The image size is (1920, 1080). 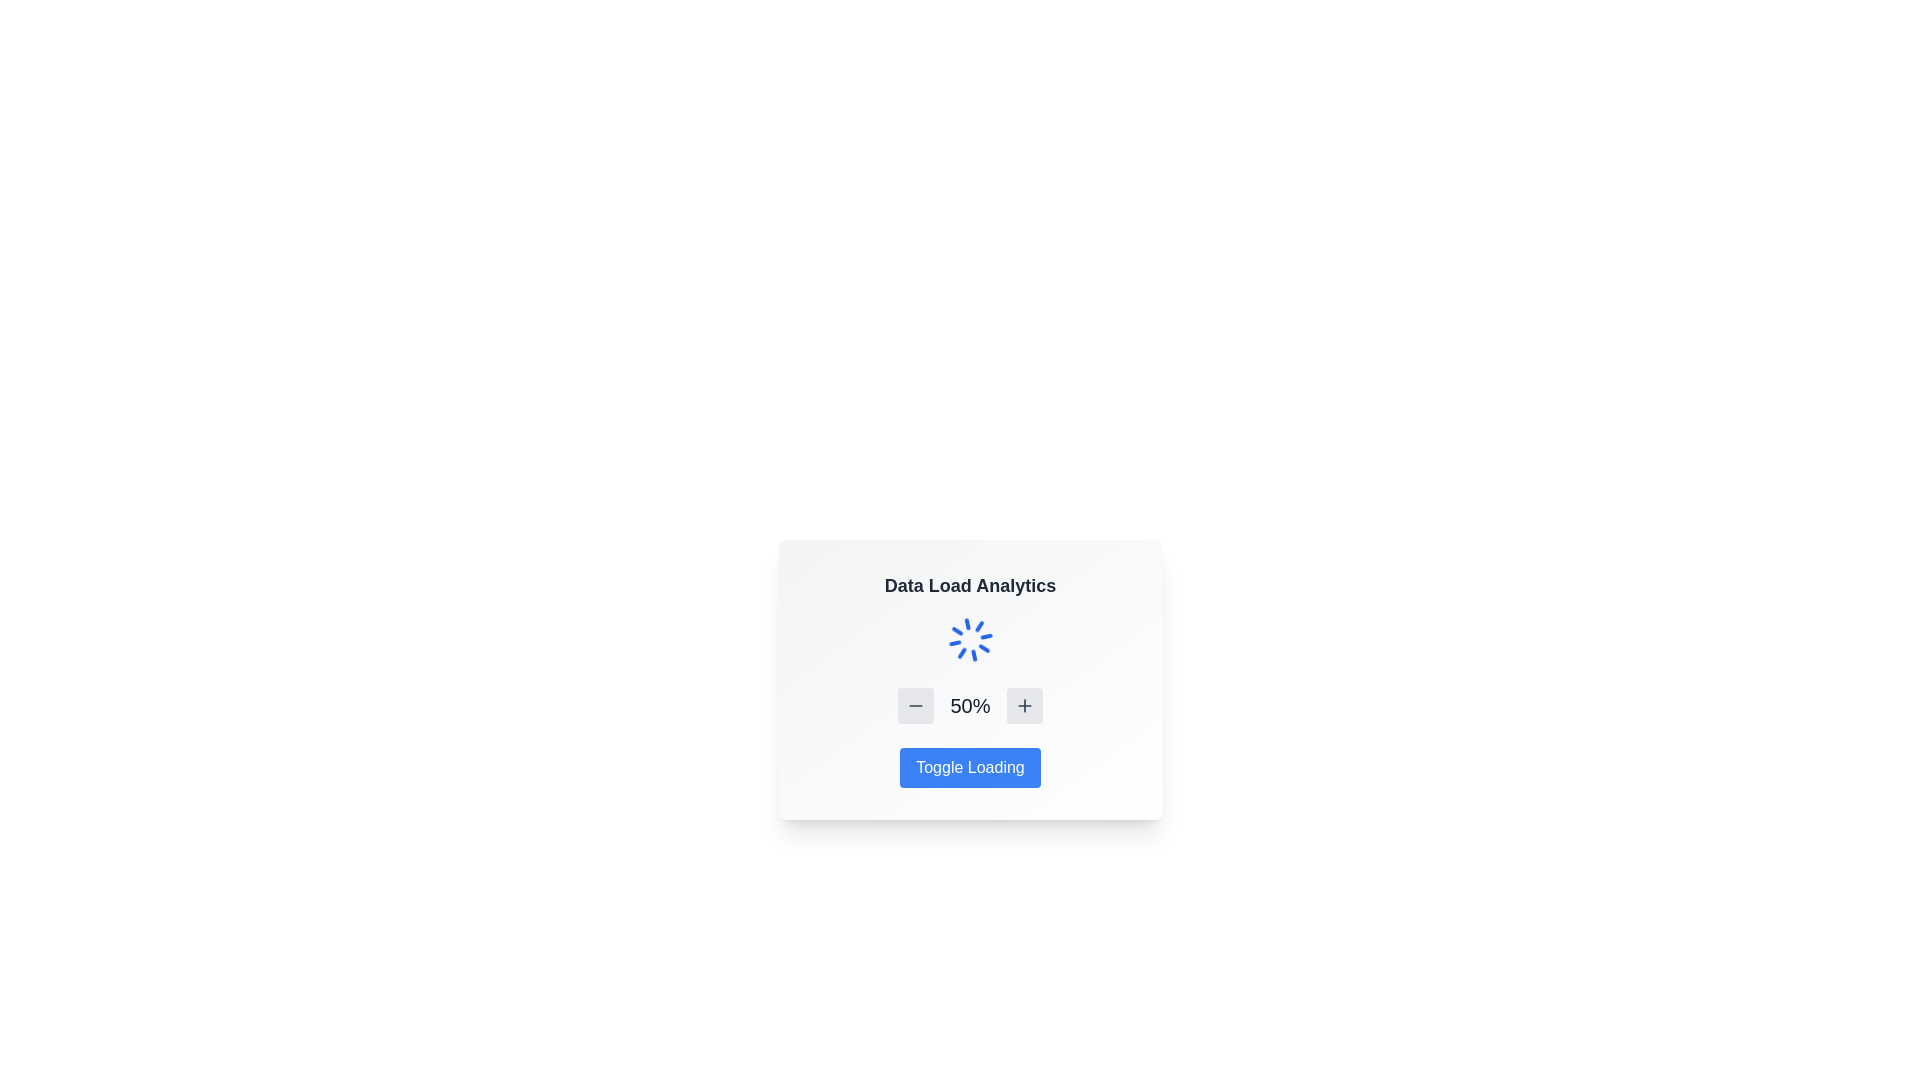 What do you see at coordinates (970, 640) in the screenshot?
I see `the Spinner Icon that indicates a loading or processing state, centrally aligned above the '50%' adjustment controls` at bounding box center [970, 640].